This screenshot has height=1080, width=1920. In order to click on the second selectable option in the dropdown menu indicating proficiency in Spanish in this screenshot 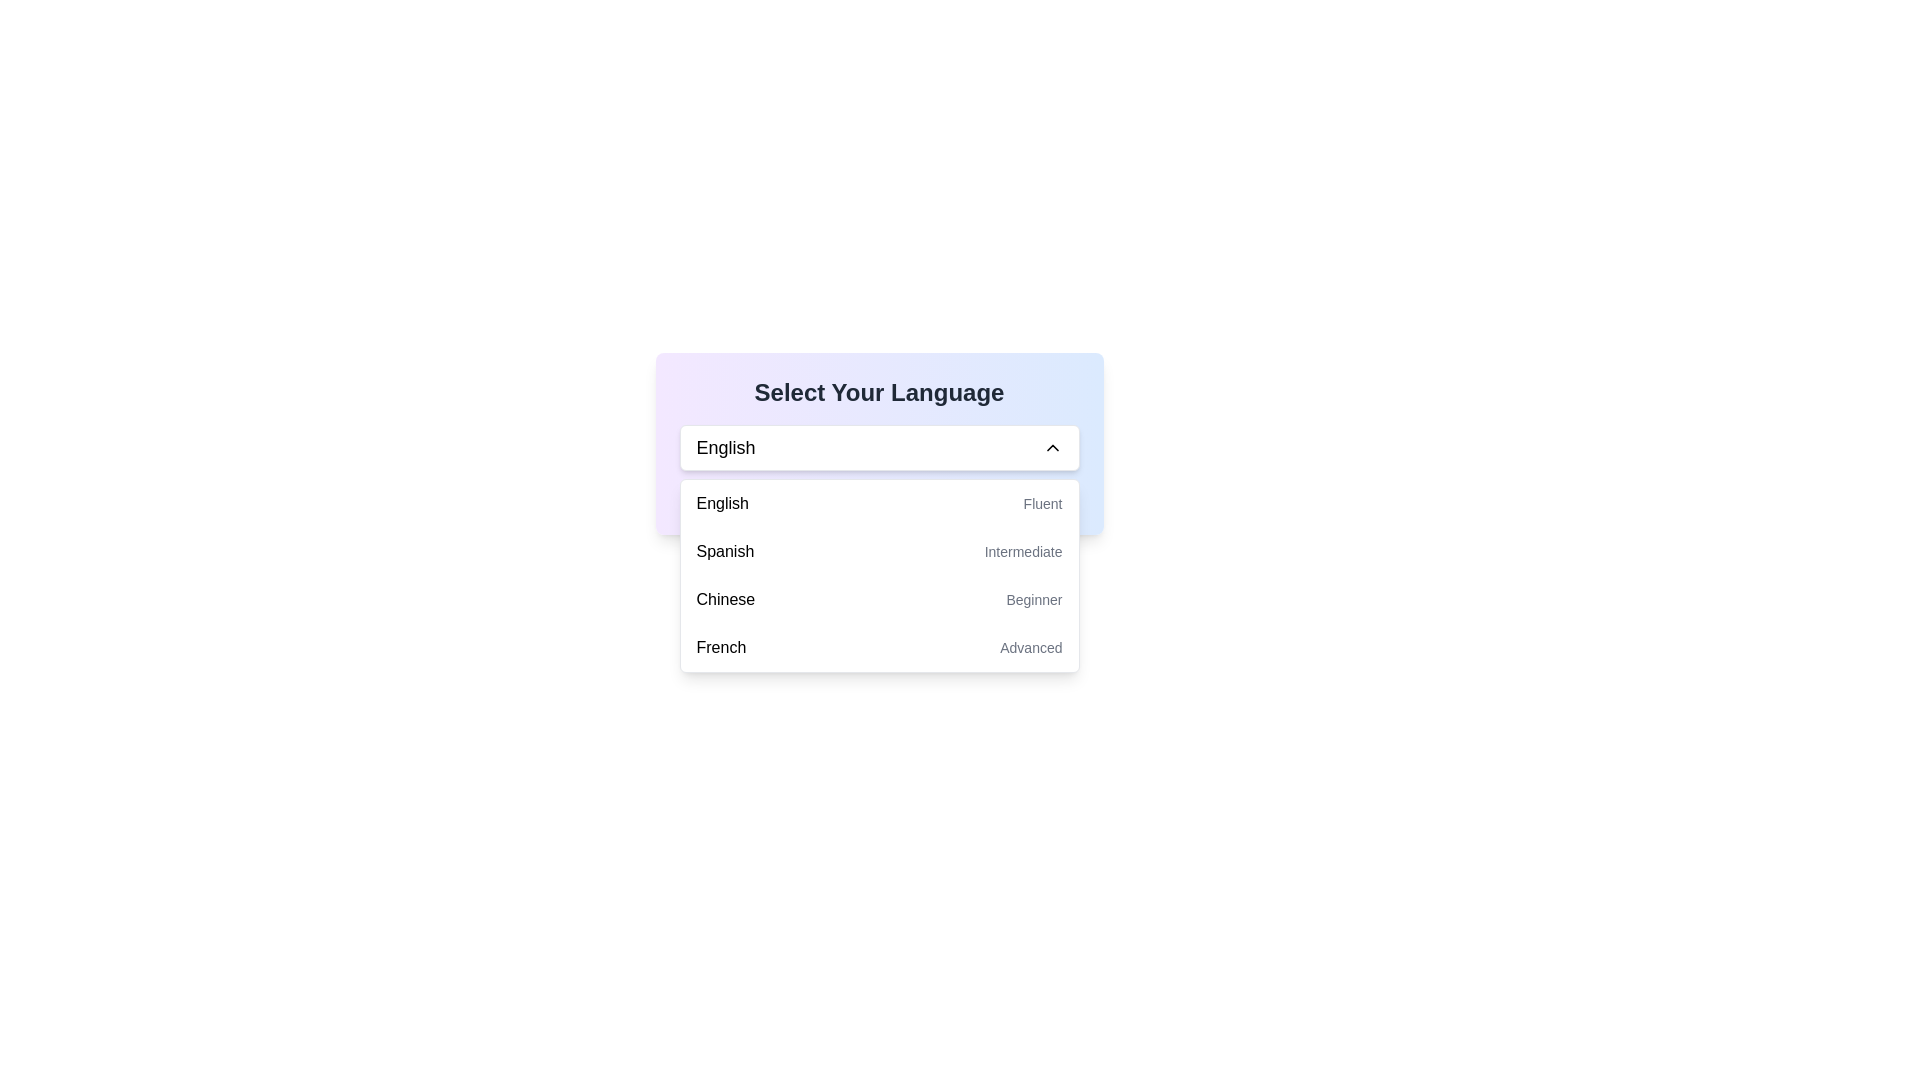, I will do `click(879, 551)`.